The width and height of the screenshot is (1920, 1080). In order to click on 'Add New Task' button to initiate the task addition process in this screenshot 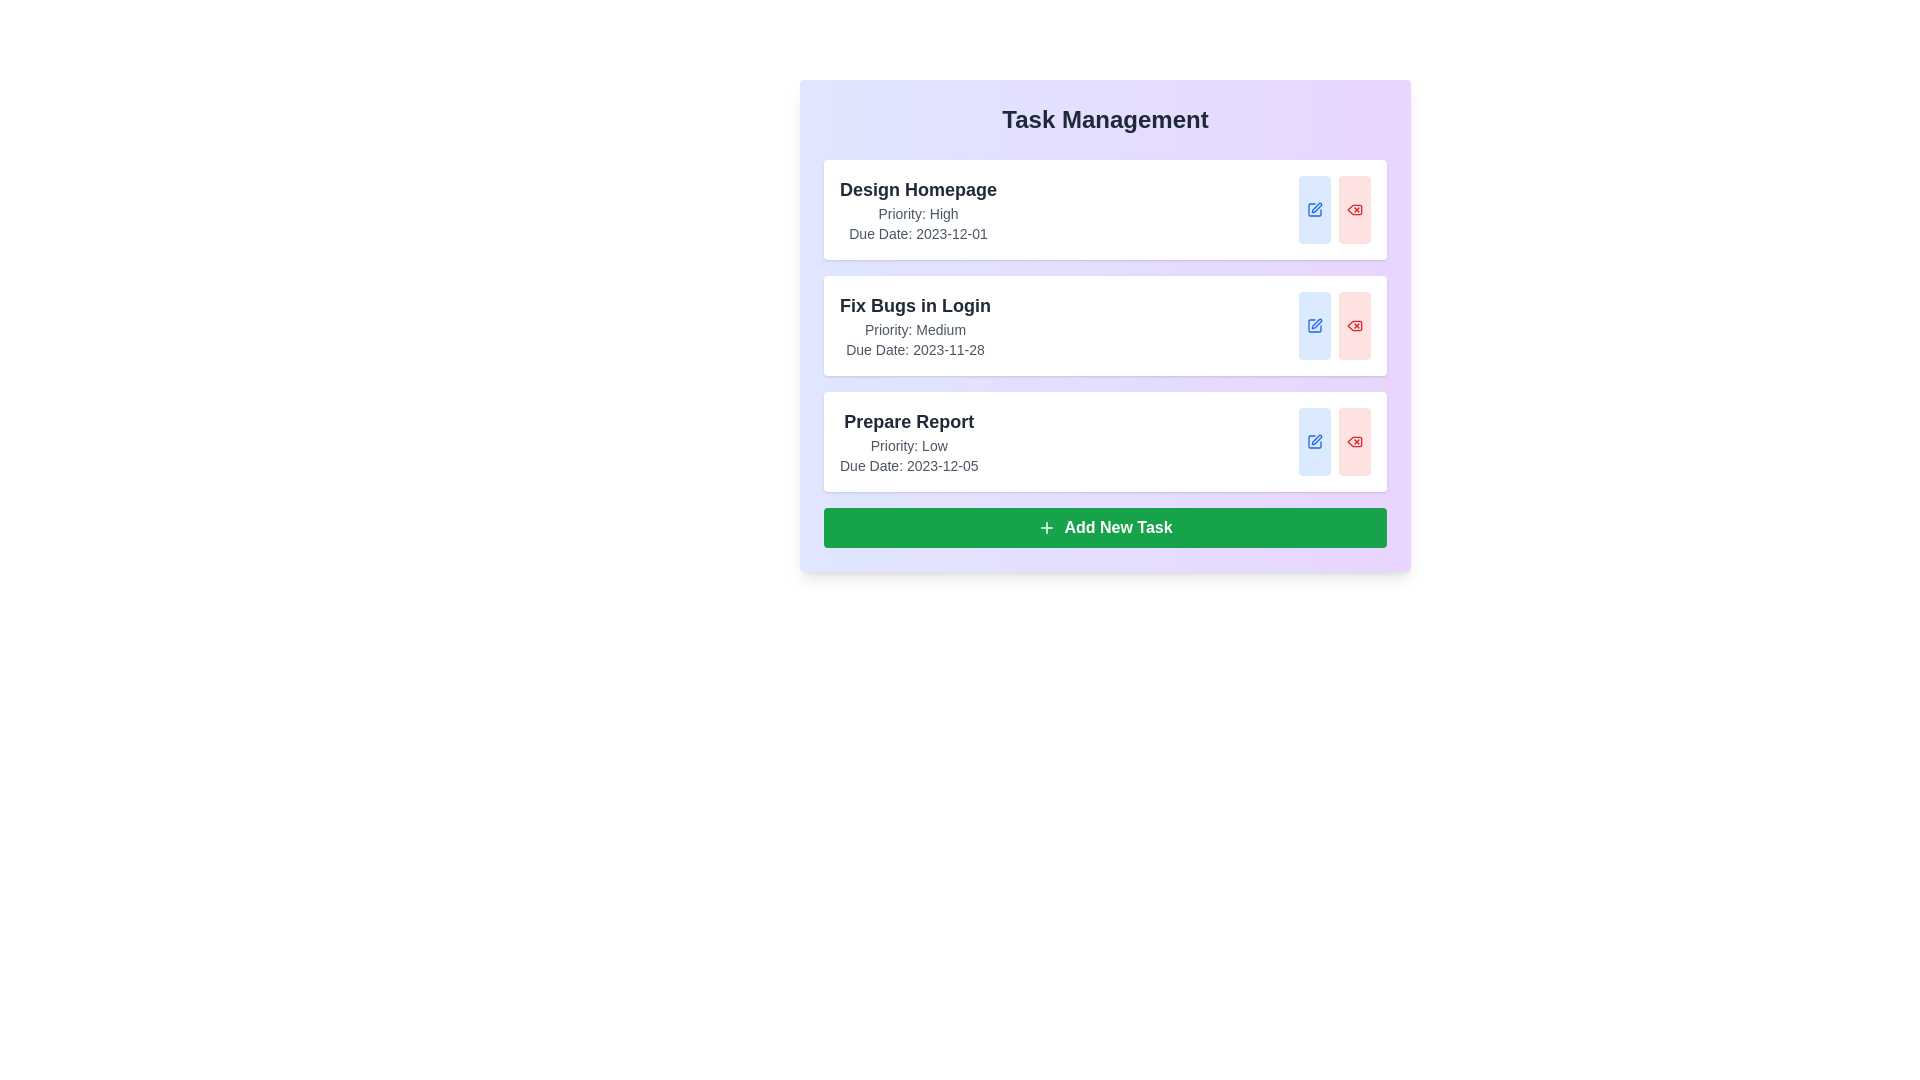, I will do `click(1104, 527)`.